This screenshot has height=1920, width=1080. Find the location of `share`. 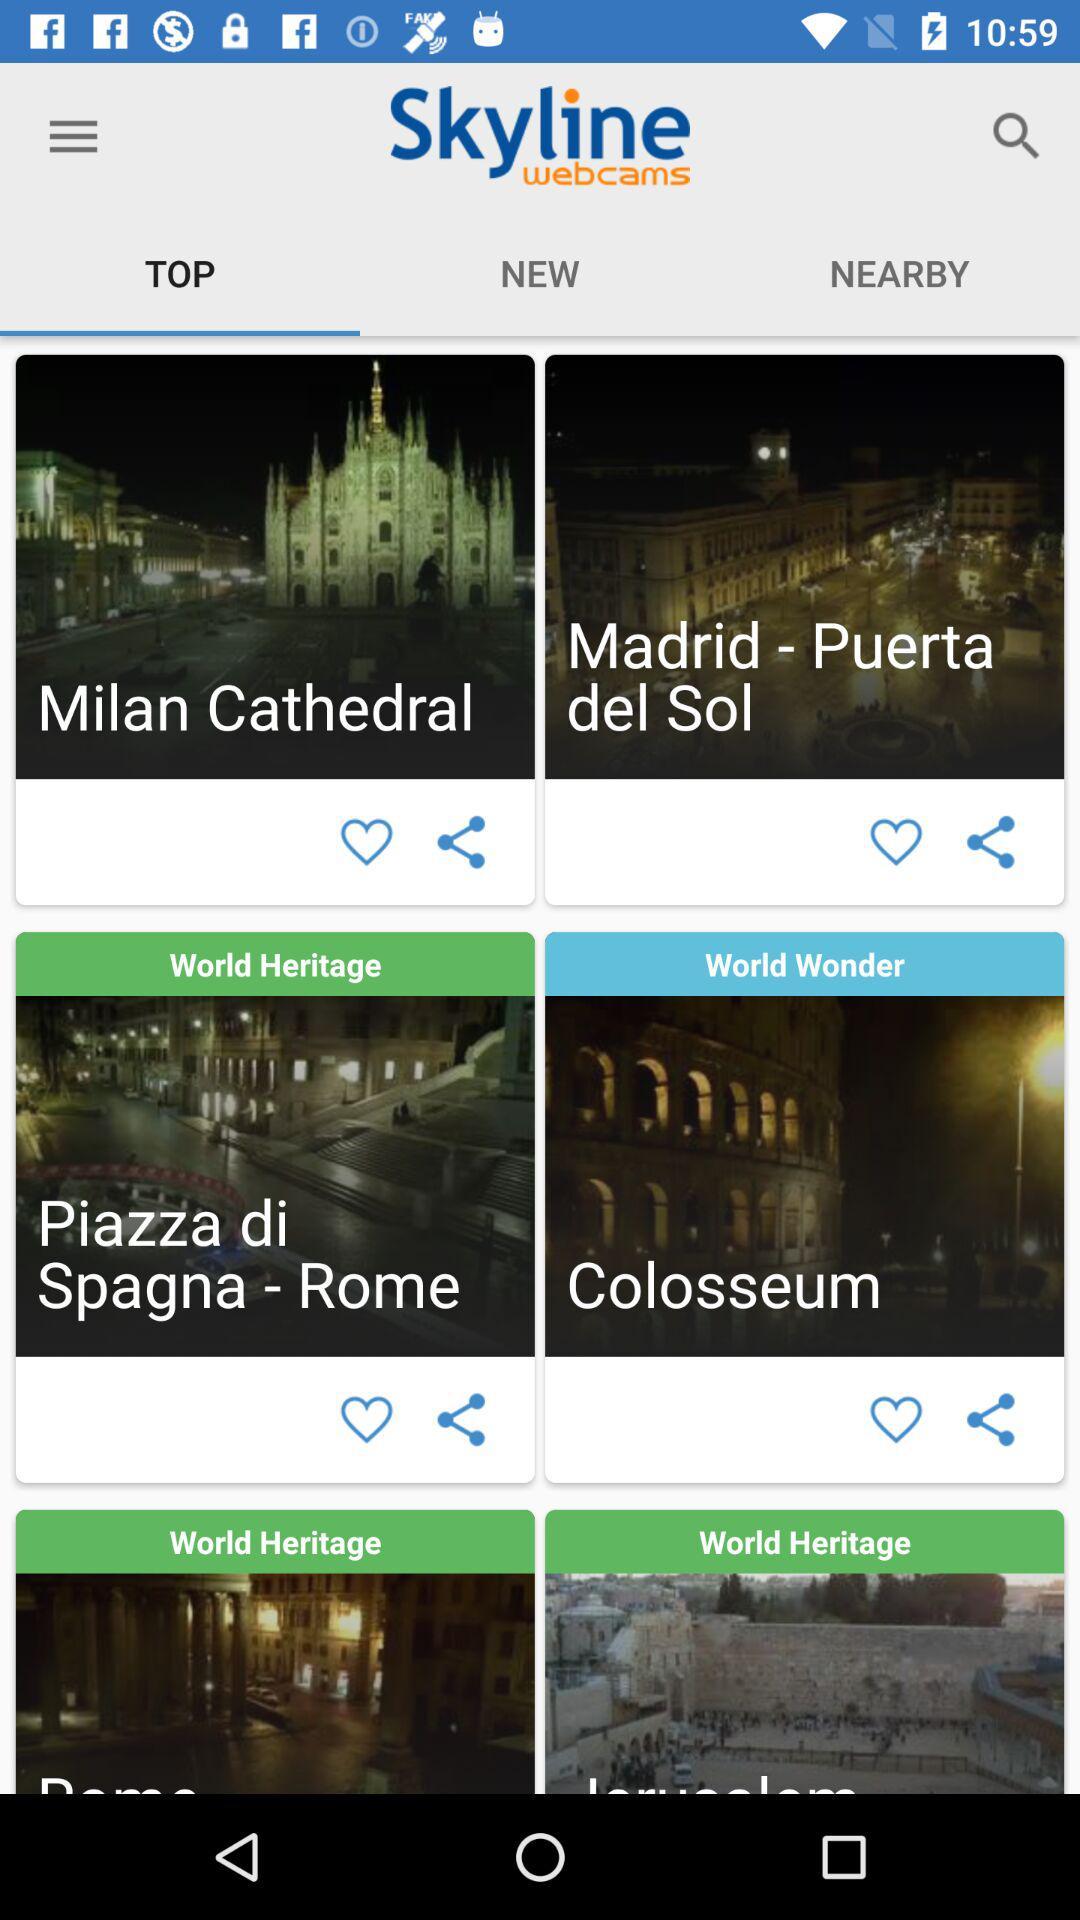

share is located at coordinates (461, 842).